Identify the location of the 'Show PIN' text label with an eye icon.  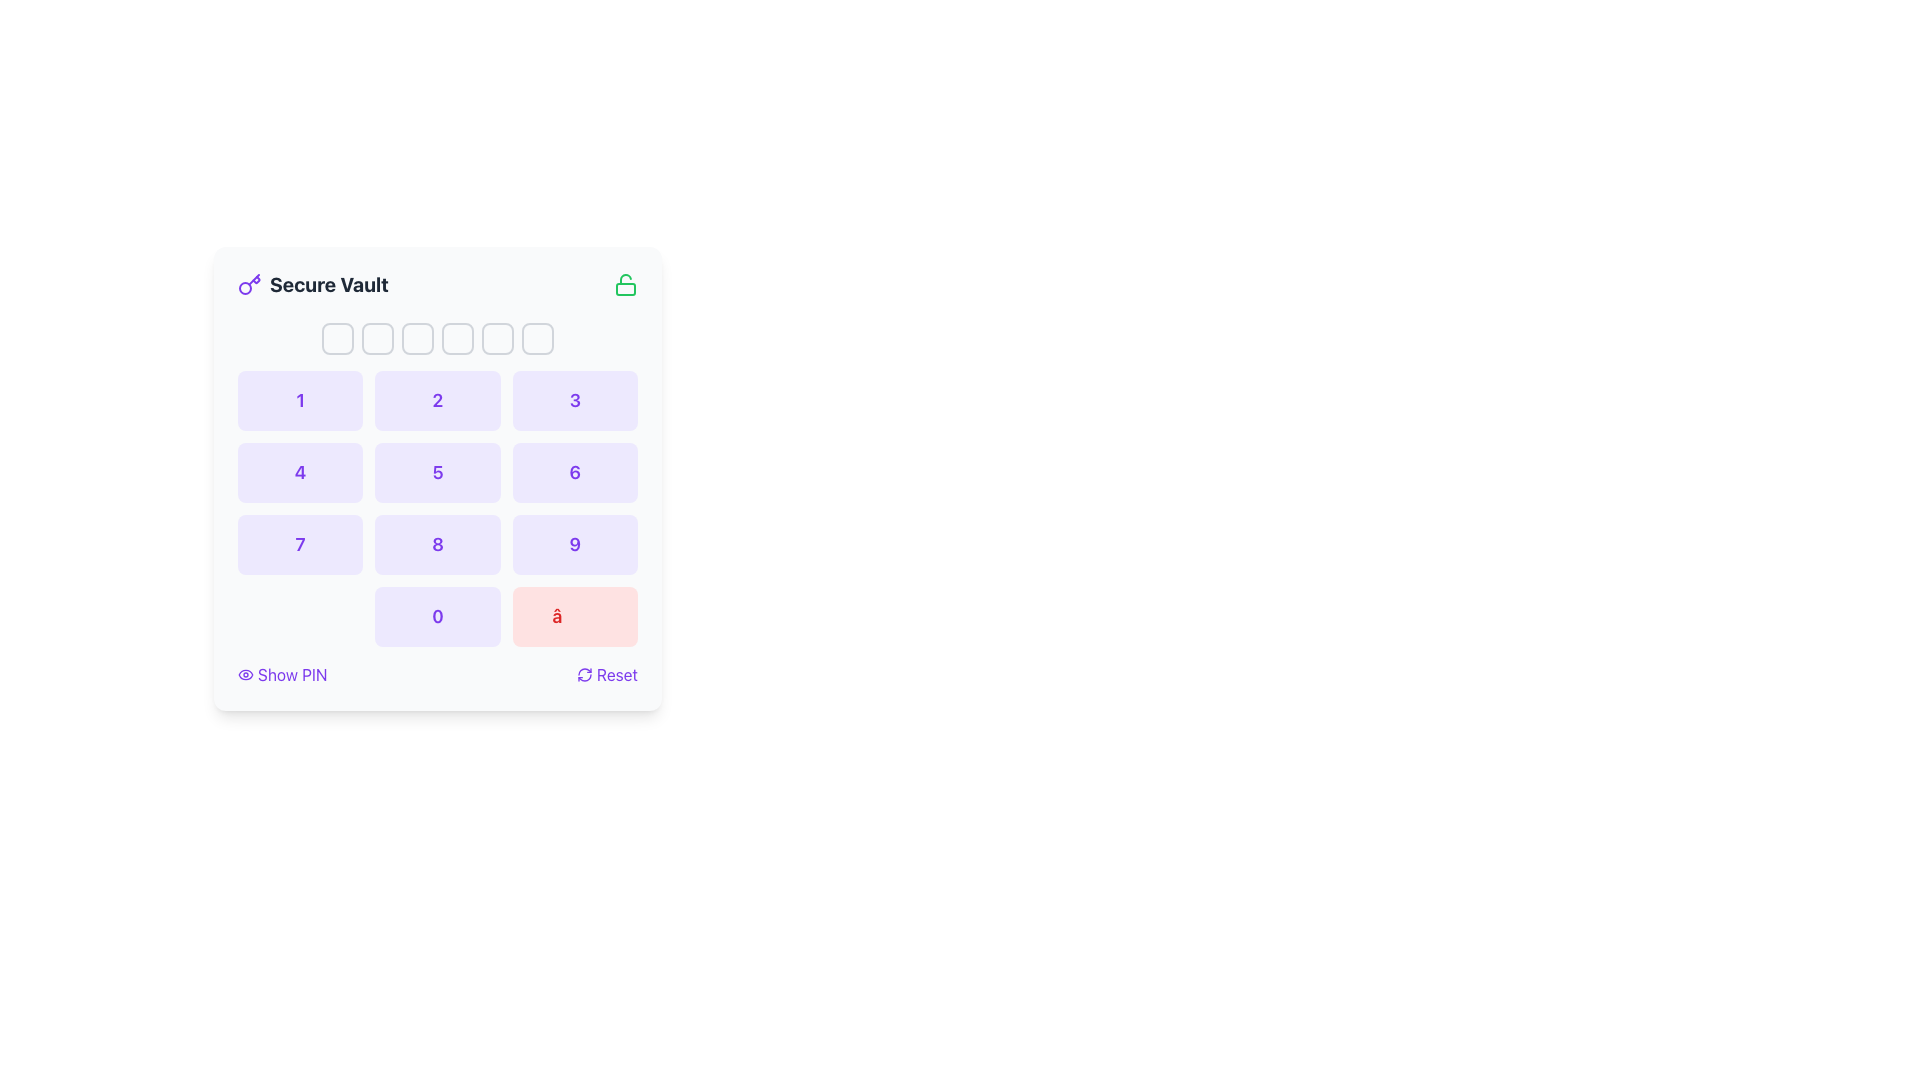
(291, 675).